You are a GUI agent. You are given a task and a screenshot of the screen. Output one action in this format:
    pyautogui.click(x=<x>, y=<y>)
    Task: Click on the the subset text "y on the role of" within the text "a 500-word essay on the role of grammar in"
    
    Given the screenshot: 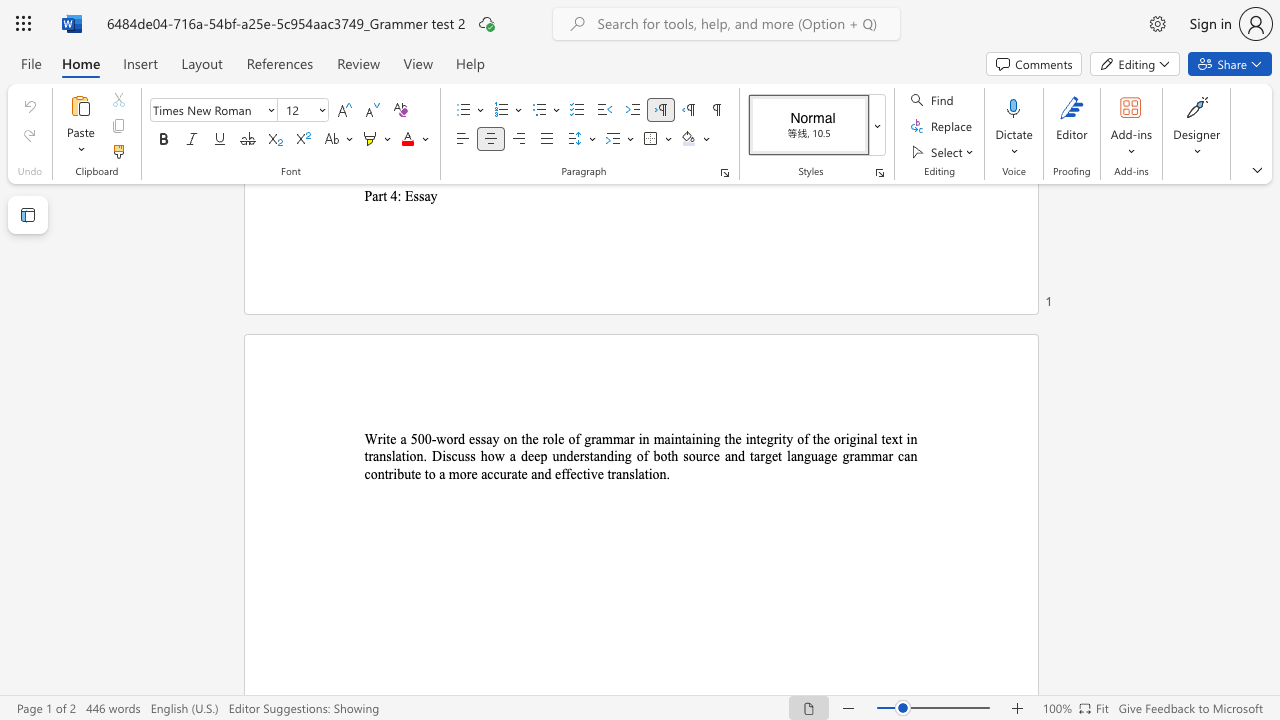 What is the action you would take?
    pyautogui.click(x=492, y=438)
    